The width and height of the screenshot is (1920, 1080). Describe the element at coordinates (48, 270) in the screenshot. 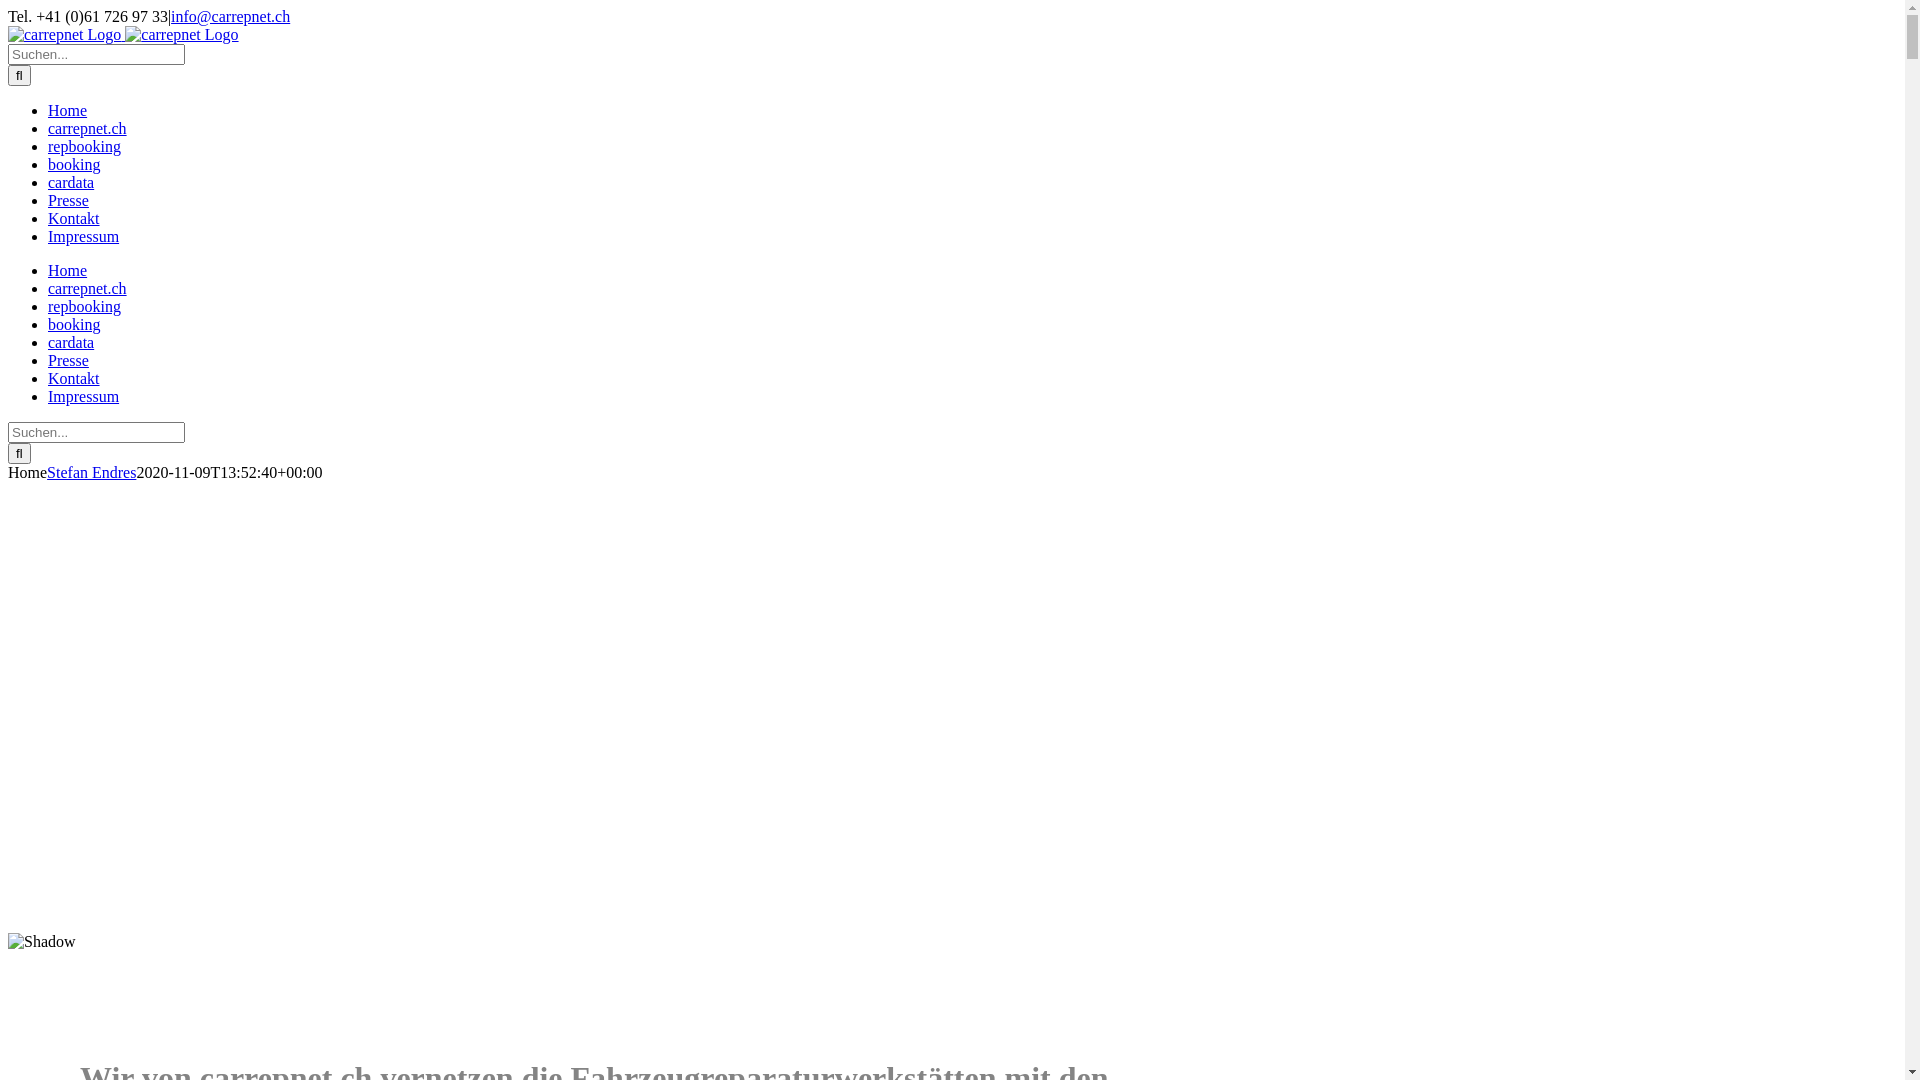

I see `'Home'` at that location.